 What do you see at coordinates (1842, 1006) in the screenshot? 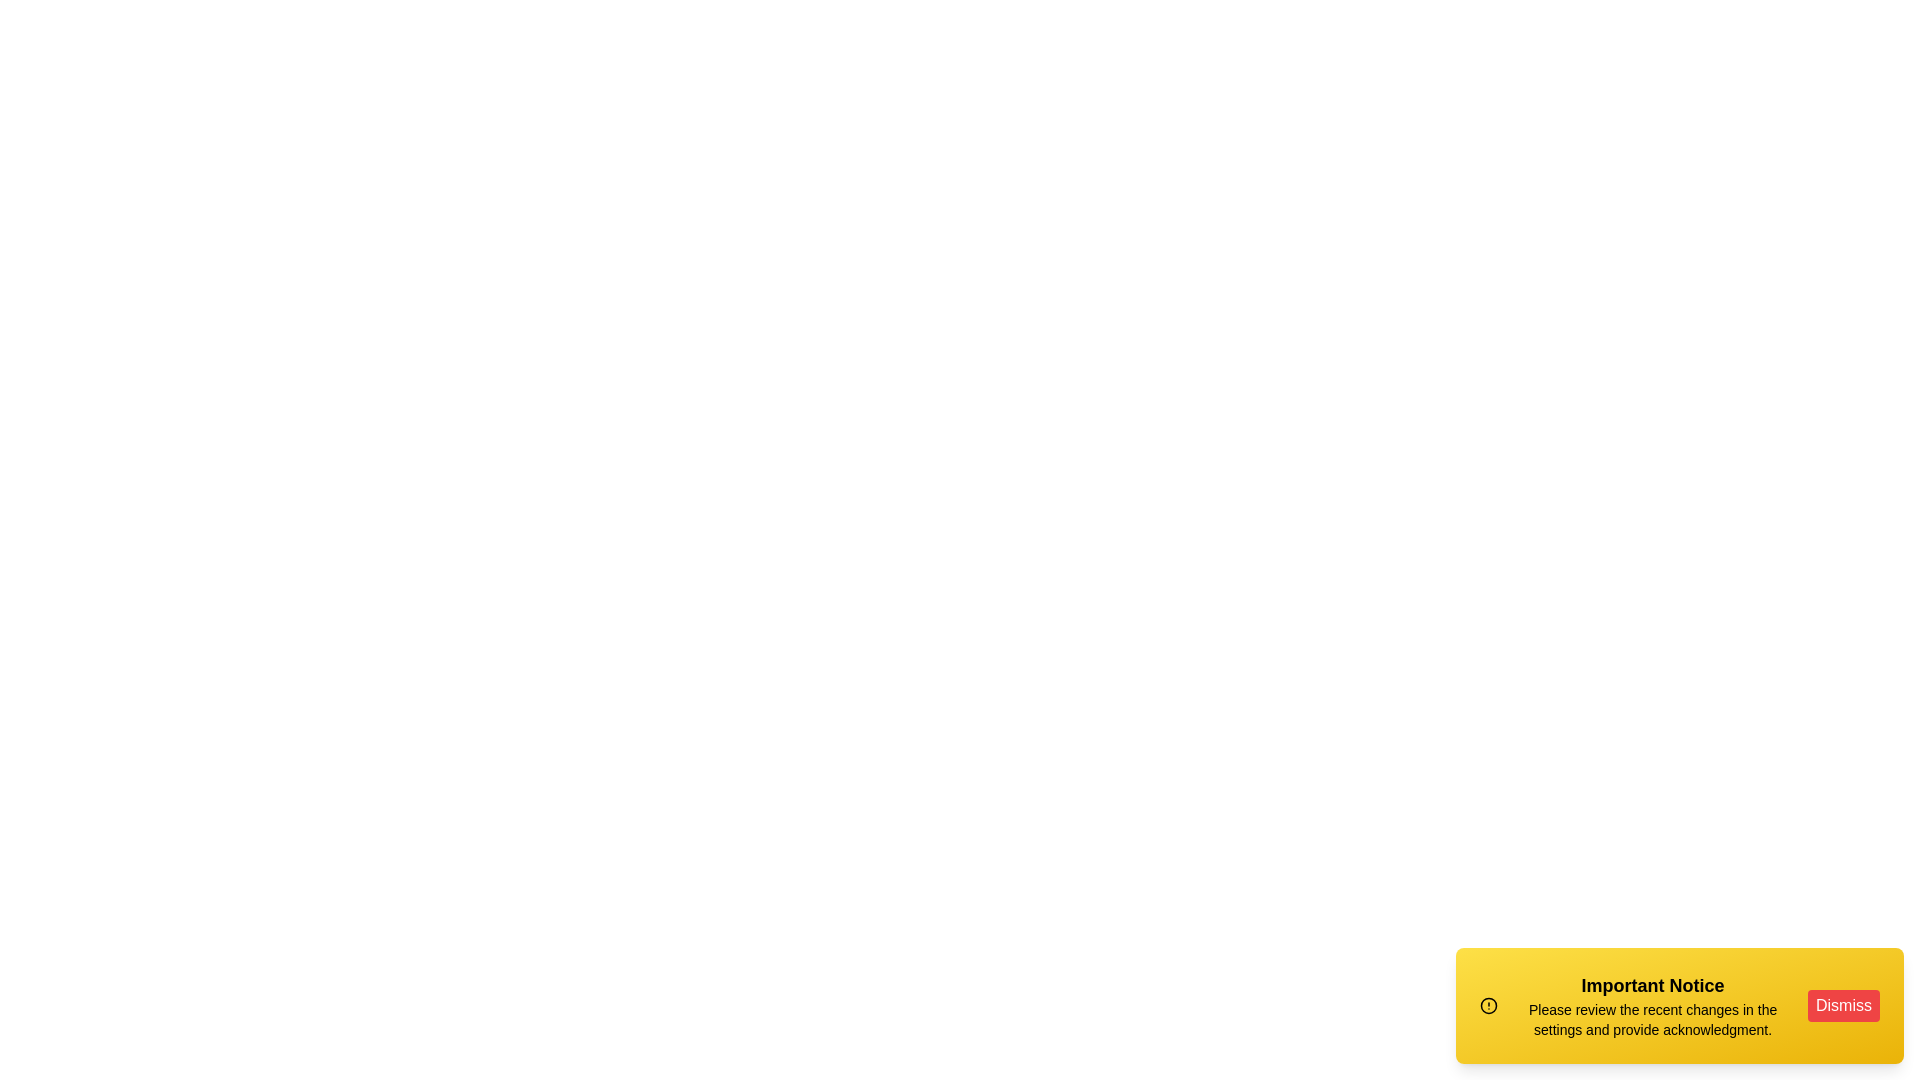
I see `'Dismiss' button to close the alert` at bounding box center [1842, 1006].